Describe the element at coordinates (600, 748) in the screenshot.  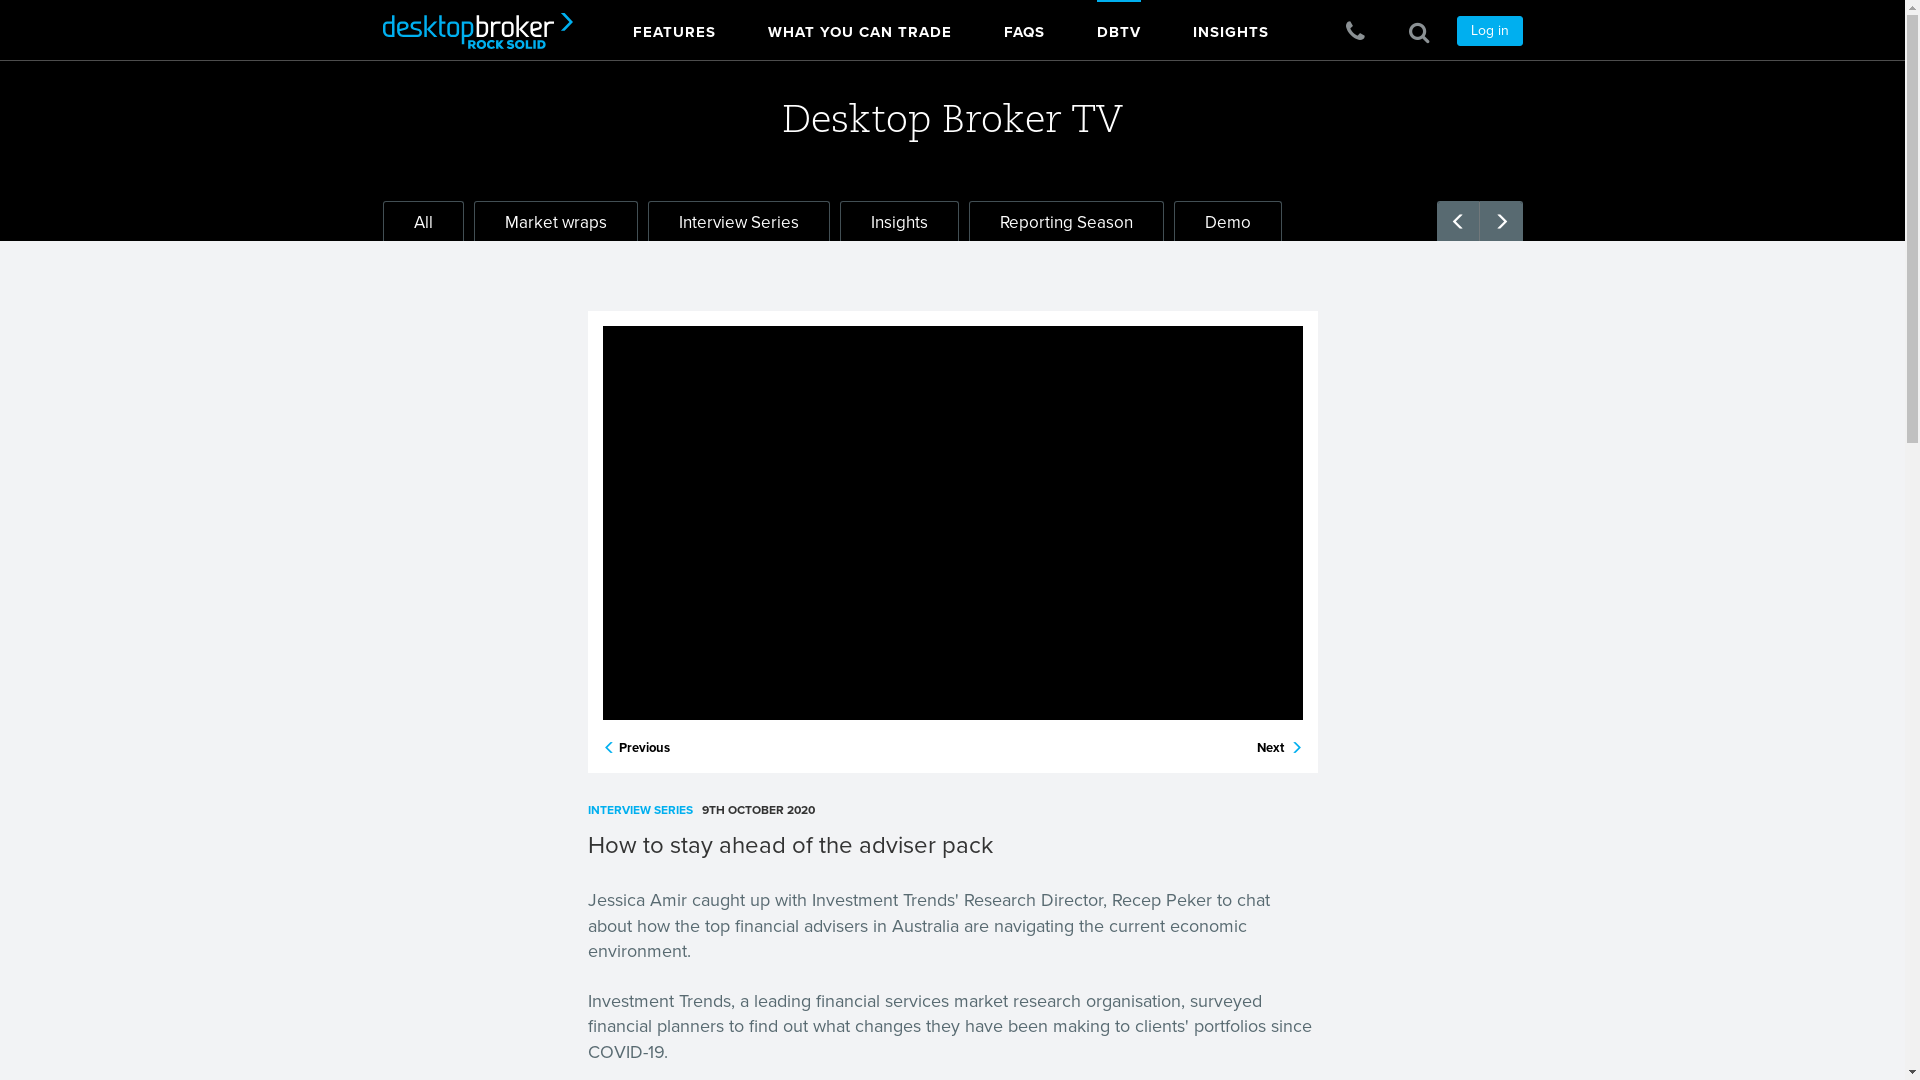
I see `'Previous'` at that location.